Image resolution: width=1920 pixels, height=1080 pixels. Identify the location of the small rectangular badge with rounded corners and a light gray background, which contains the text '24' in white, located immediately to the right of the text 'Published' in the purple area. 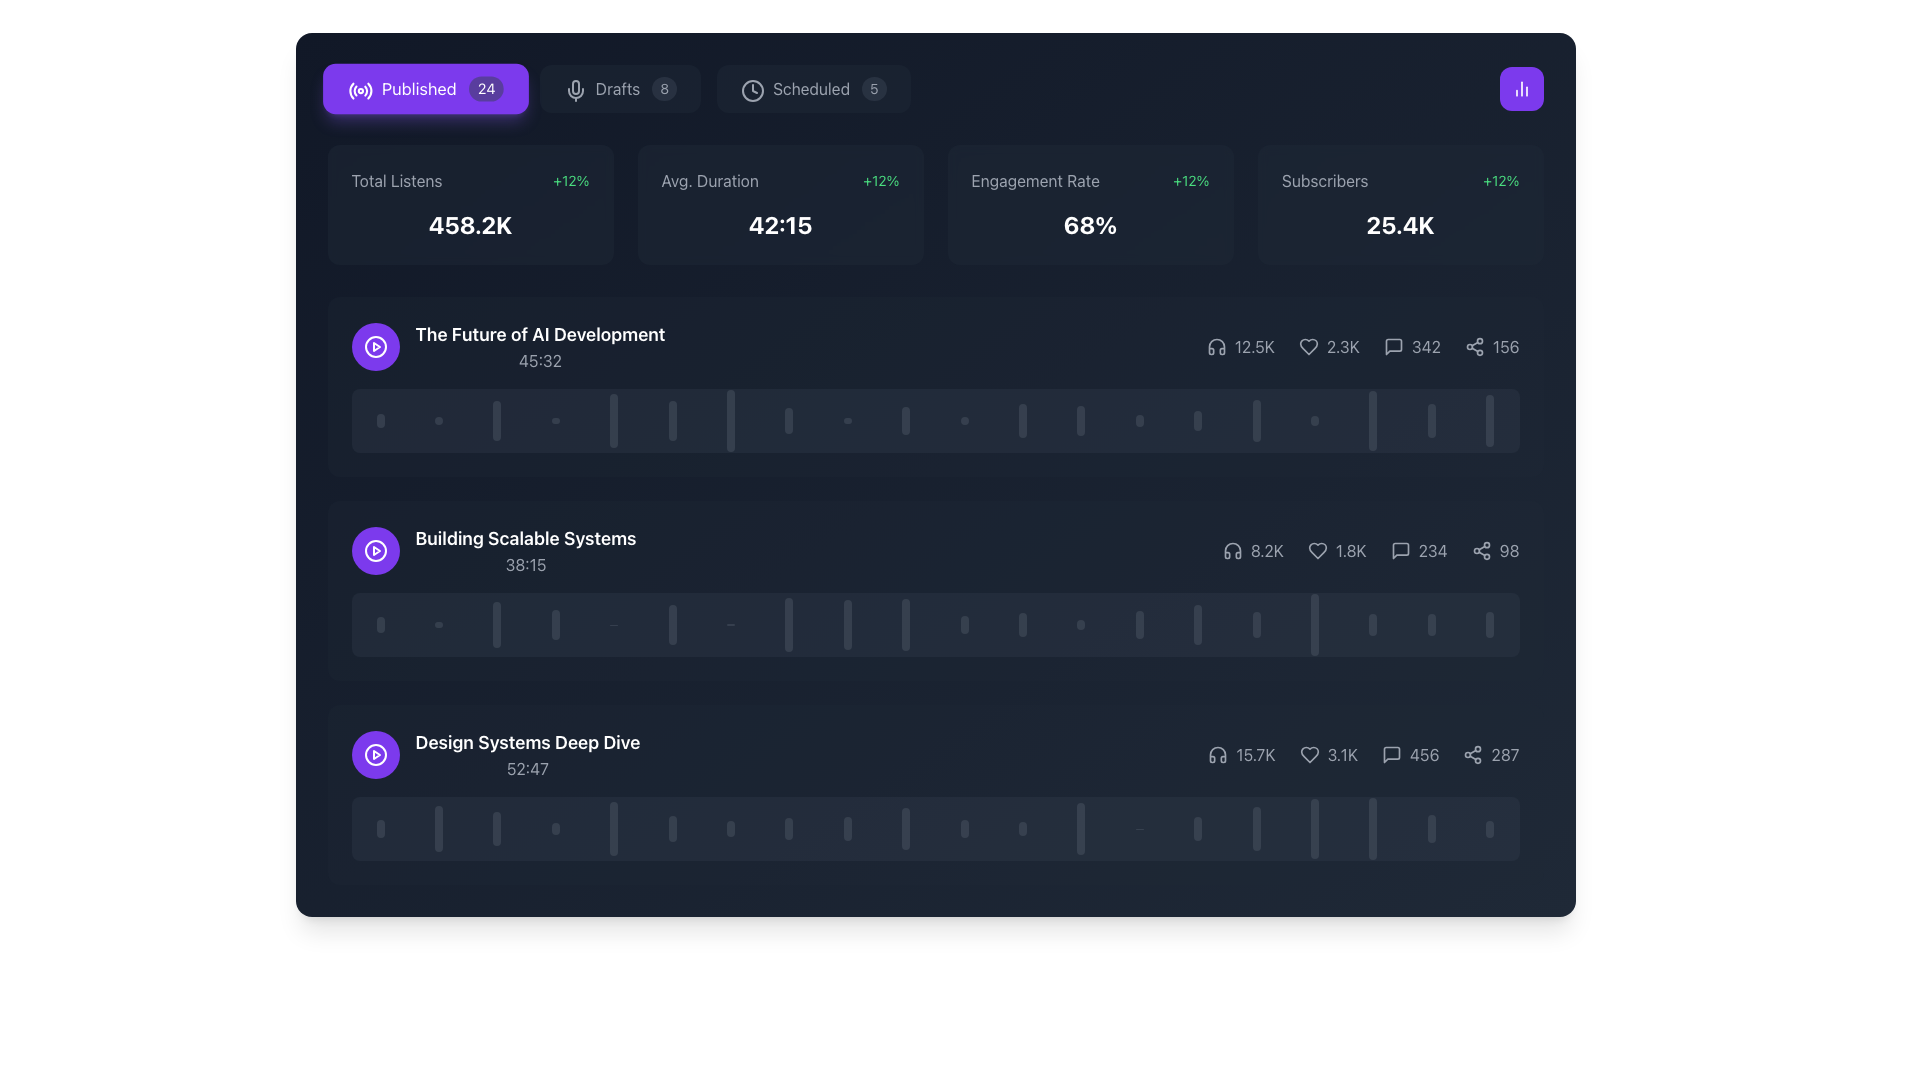
(486, 87).